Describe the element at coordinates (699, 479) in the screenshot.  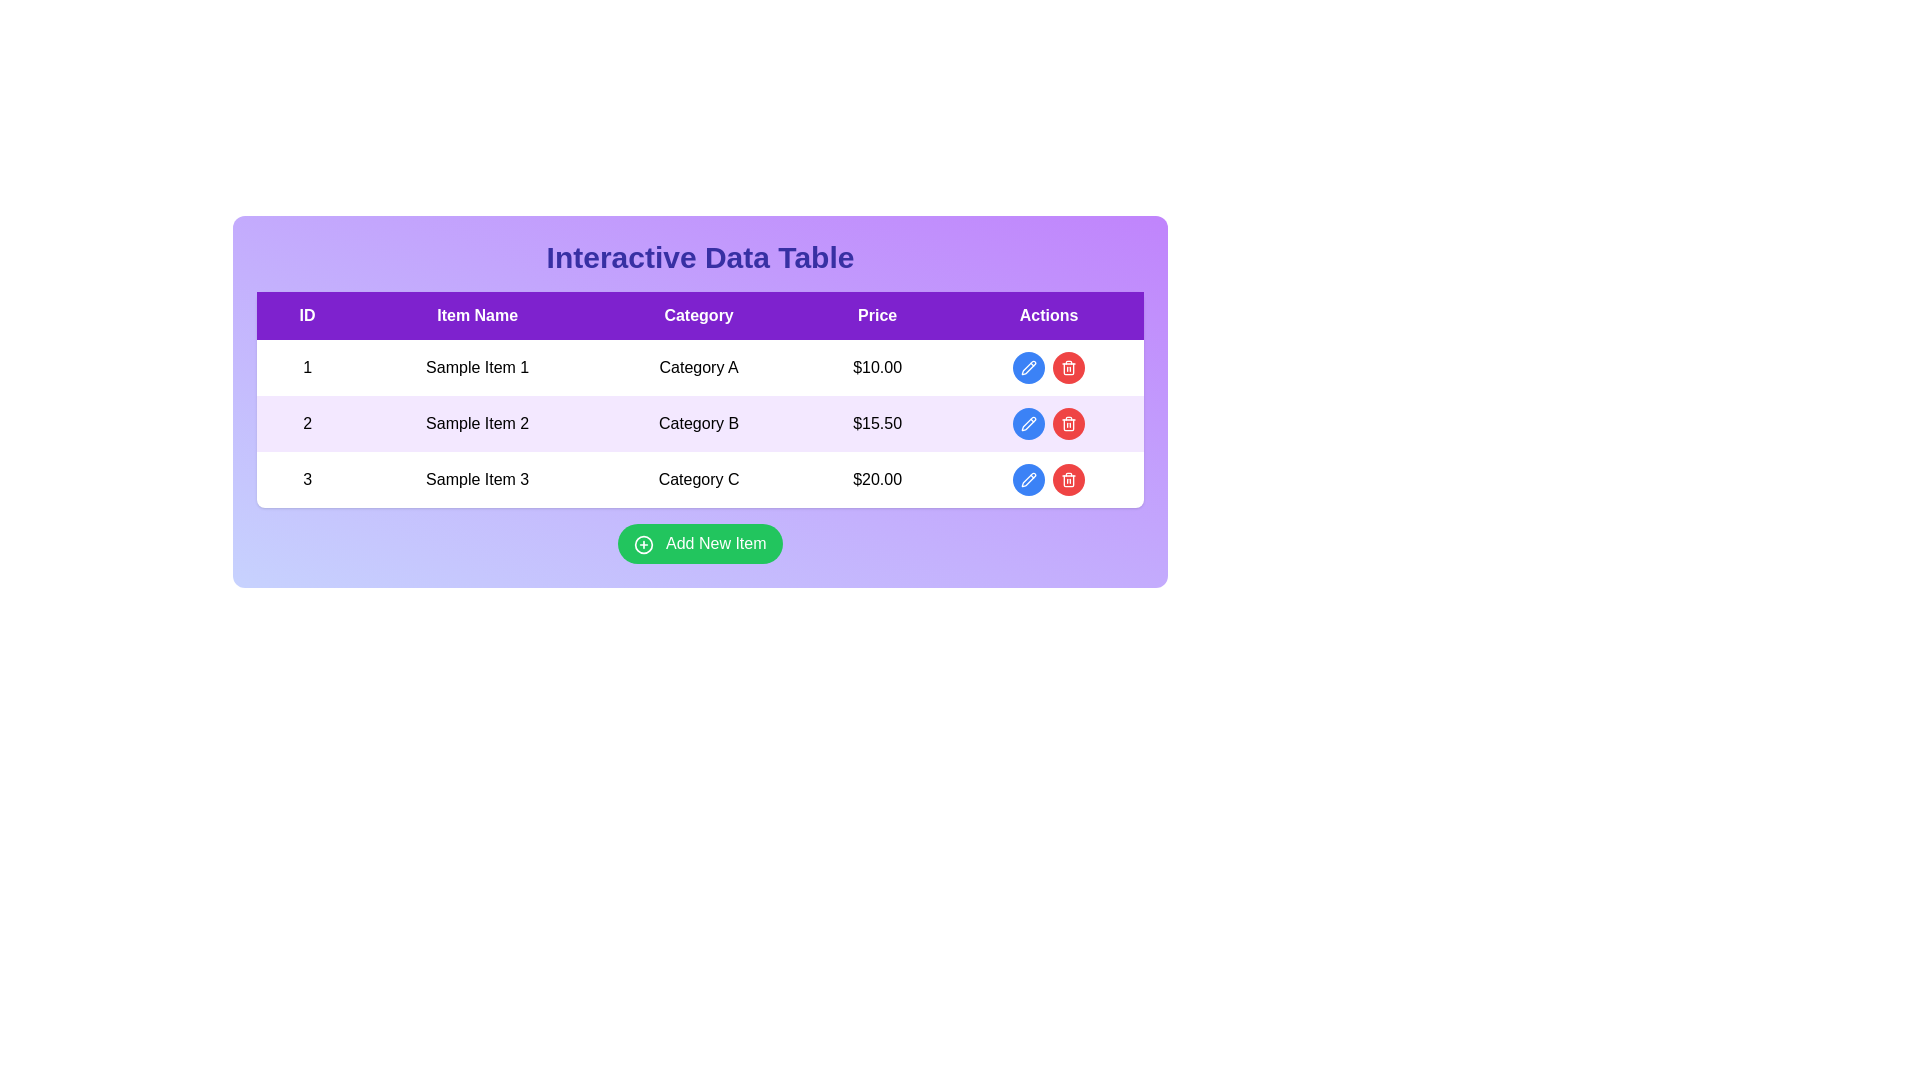
I see `the table cell containing the text 'Category C'` at that location.